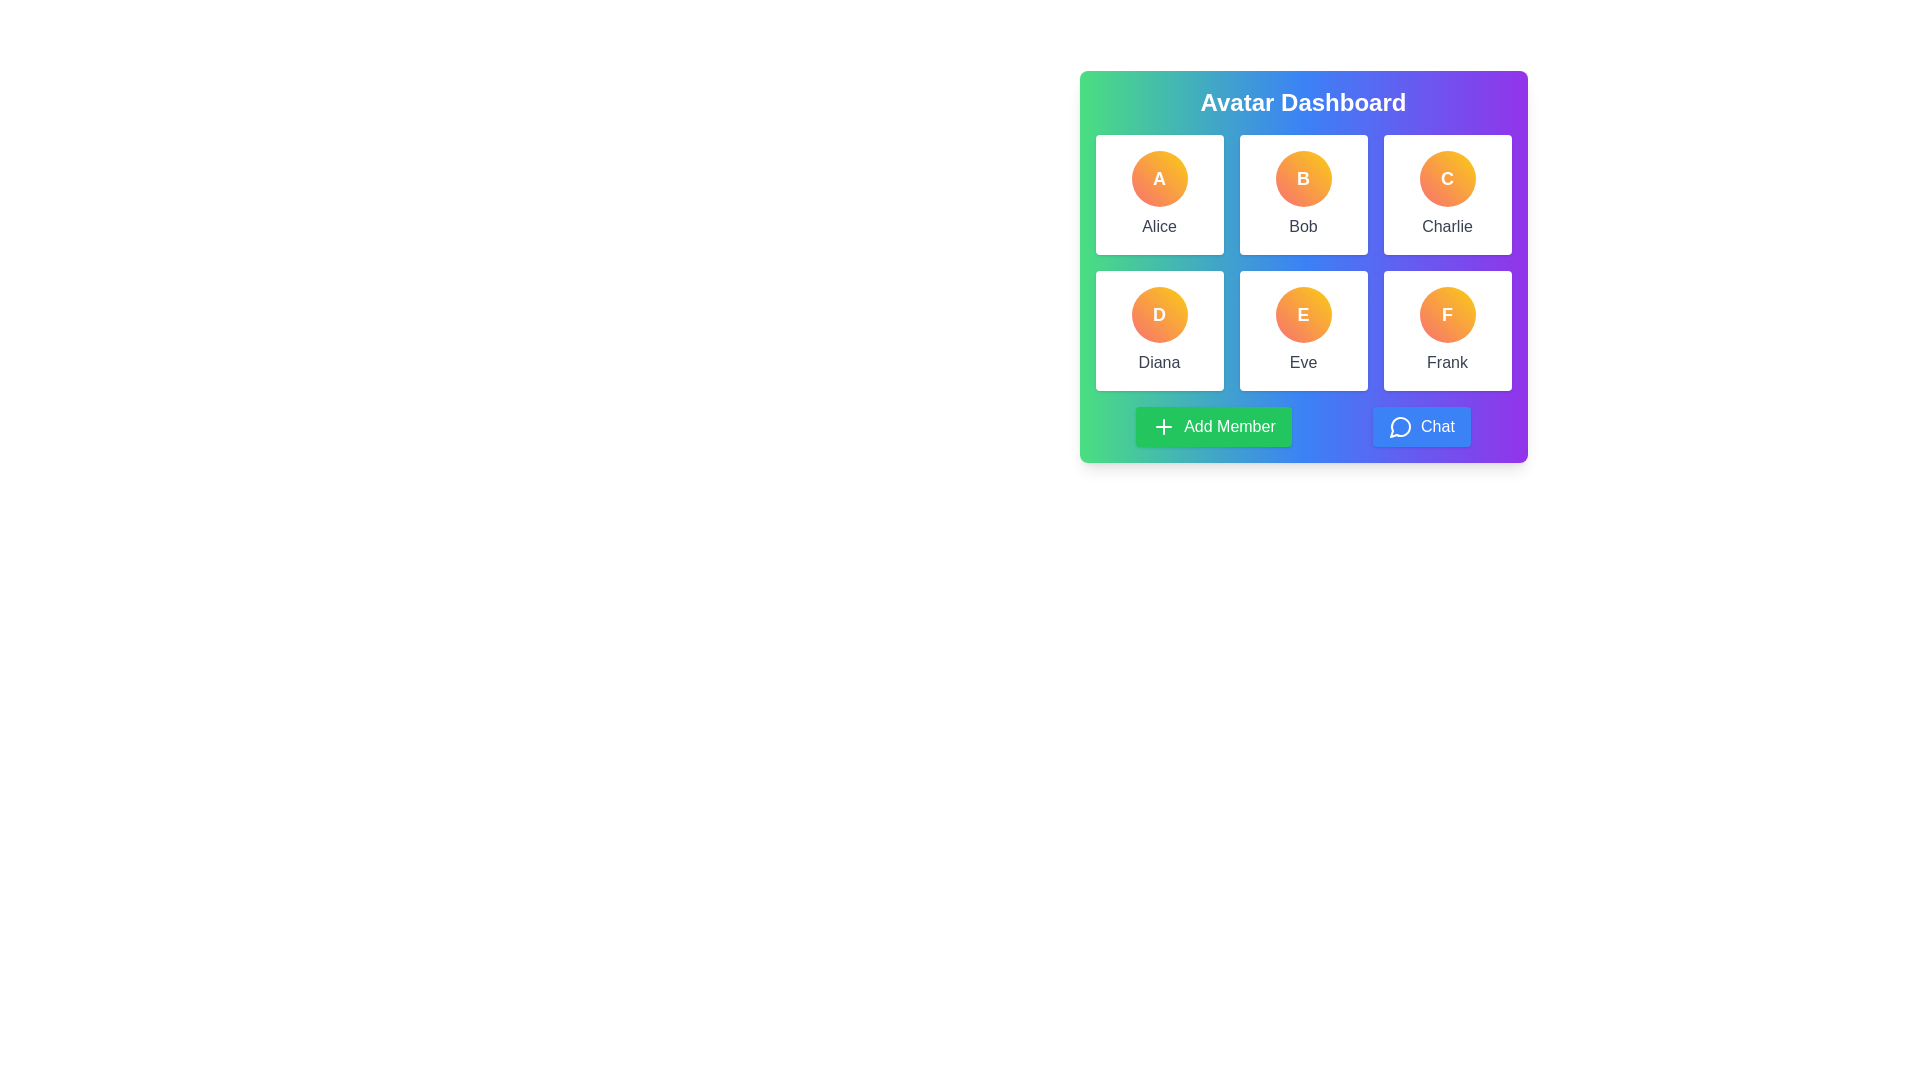 The width and height of the screenshot is (1920, 1080). I want to click on the text label associated with the card titled 'F', located in the bottom section of the card in the rightmost column of the second row within a grid layout, so click(1447, 362).